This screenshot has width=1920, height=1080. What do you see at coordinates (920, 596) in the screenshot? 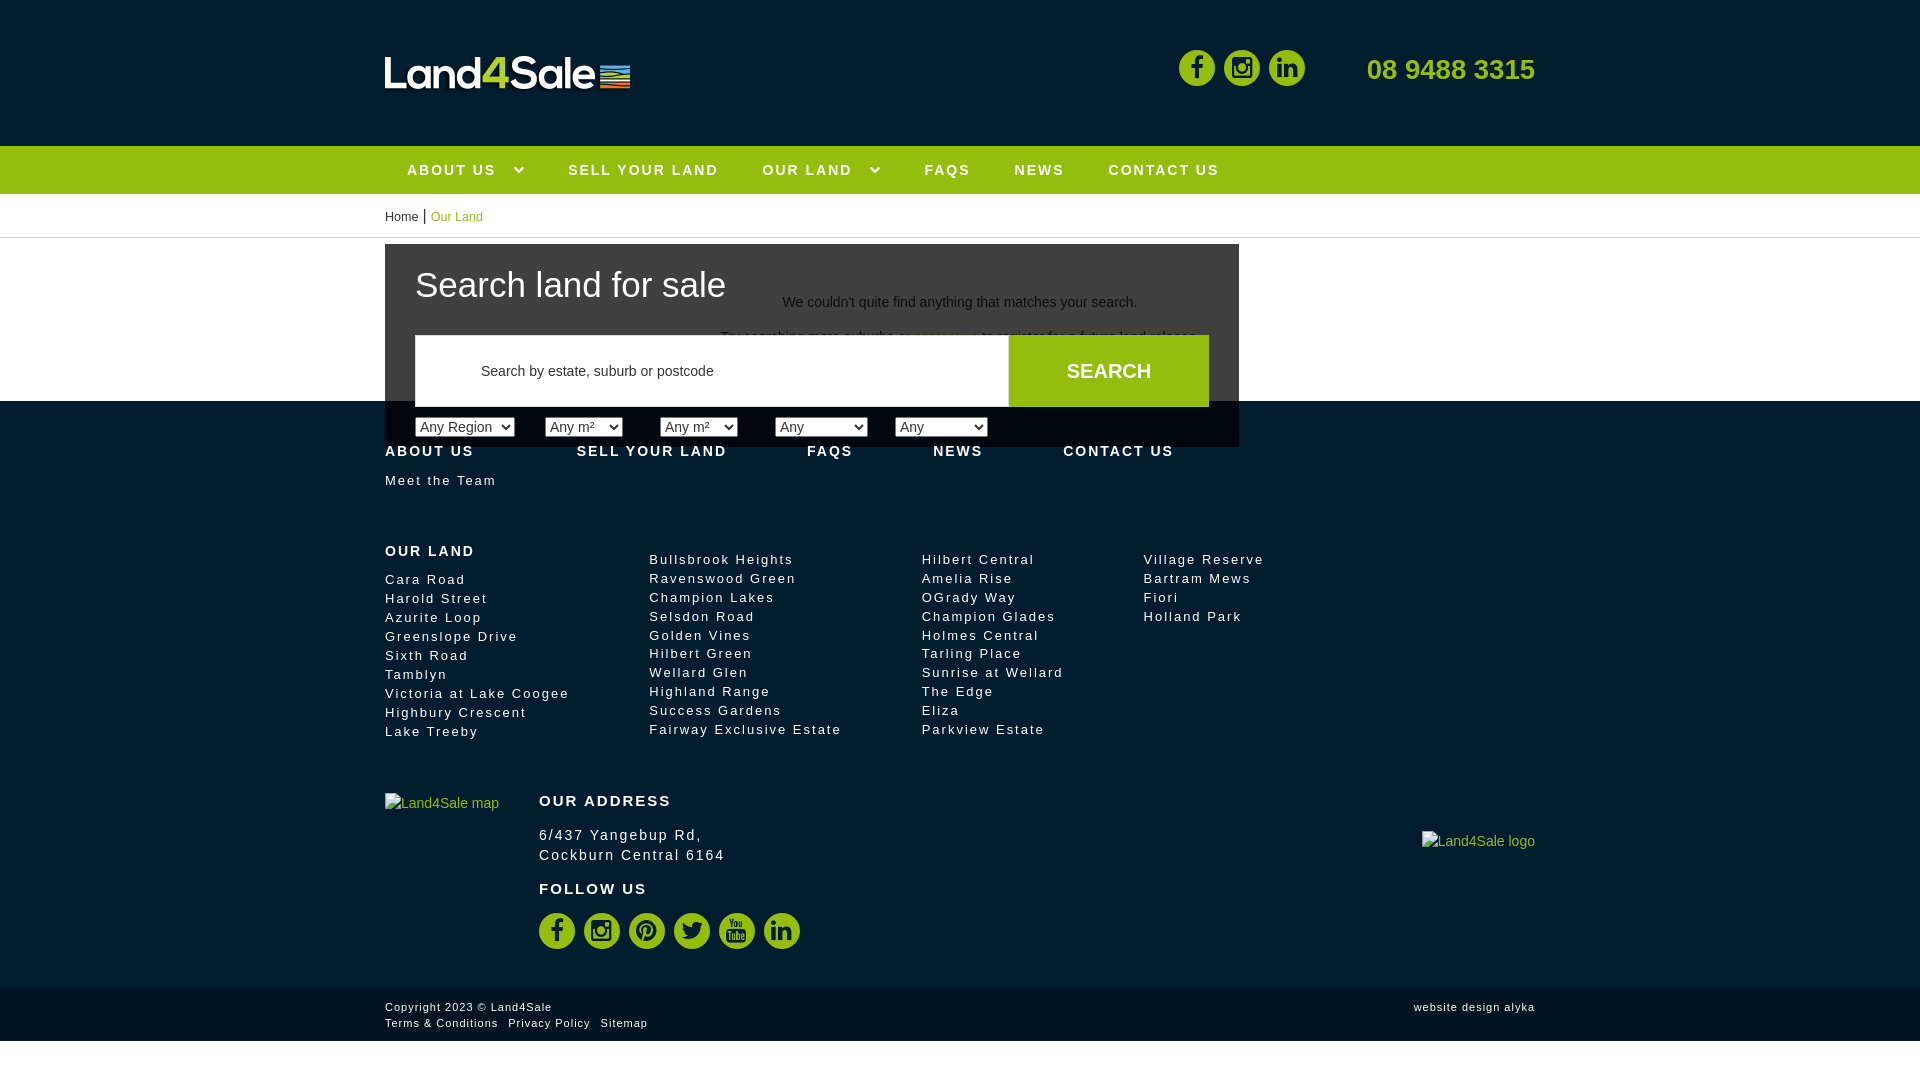
I see `'OGrady Way'` at bounding box center [920, 596].